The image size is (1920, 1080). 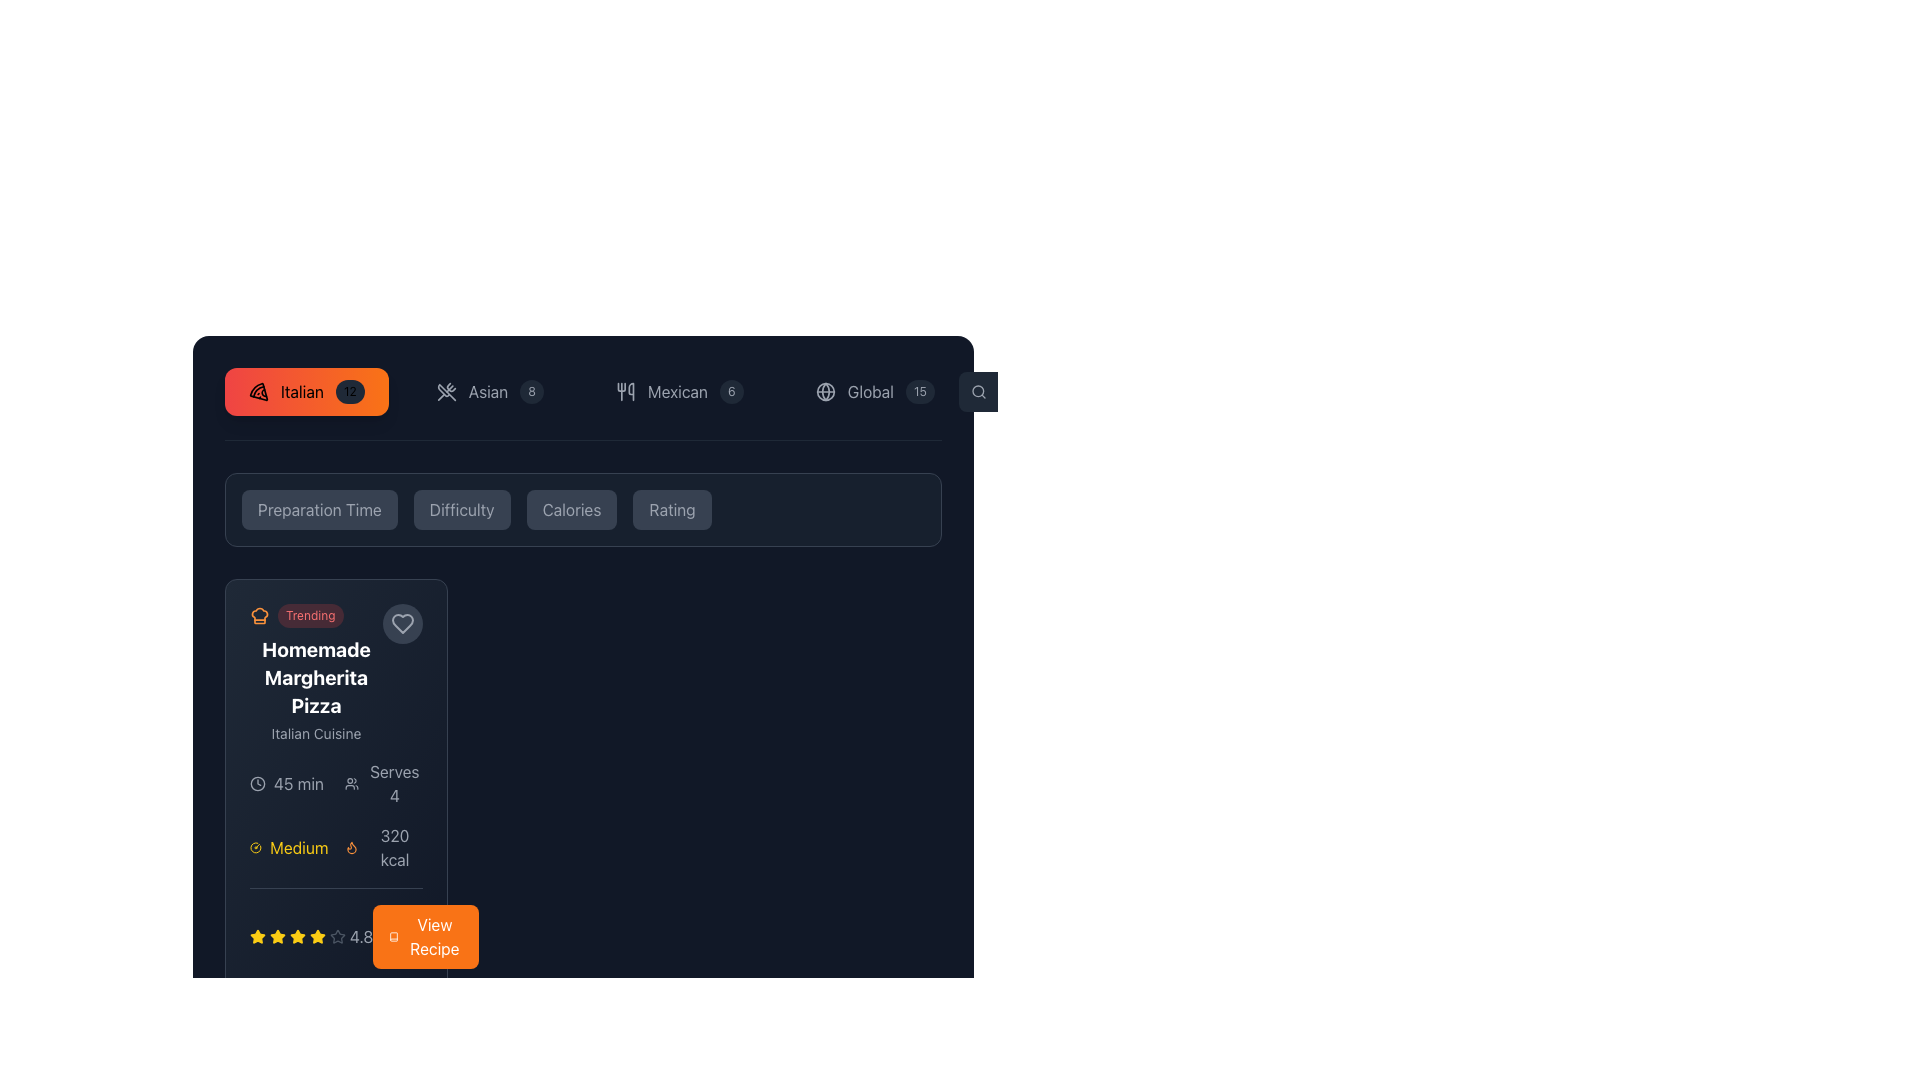 What do you see at coordinates (532, 392) in the screenshot?
I see `the small badge displaying the number '8' with a dark background, located to the right of the 'Asian' label` at bounding box center [532, 392].